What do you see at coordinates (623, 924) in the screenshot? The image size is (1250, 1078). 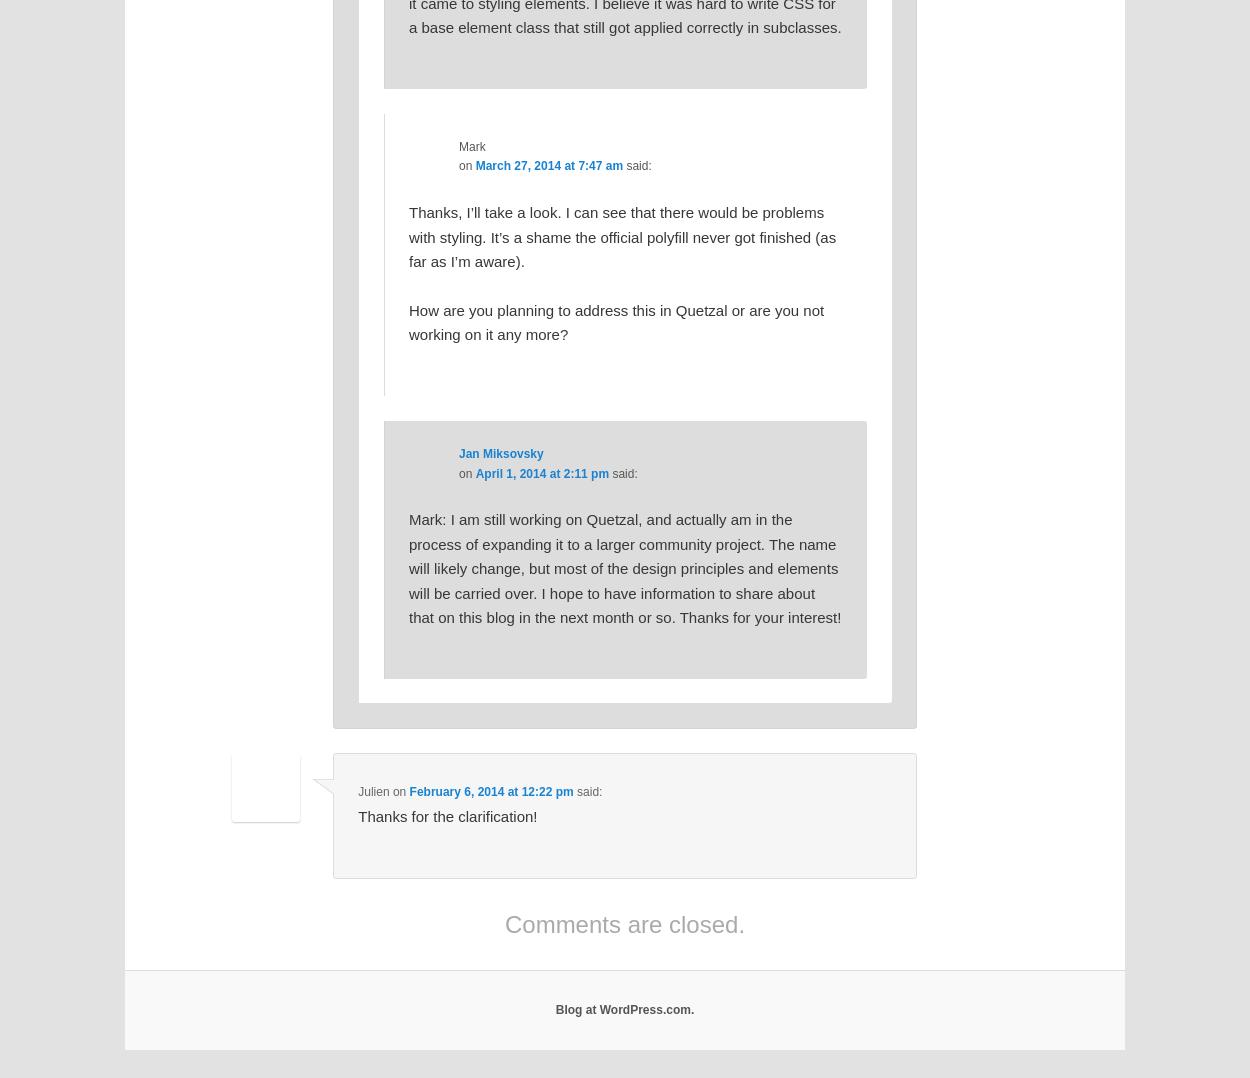 I see `'Comments are closed.'` at bounding box center [623, 924].